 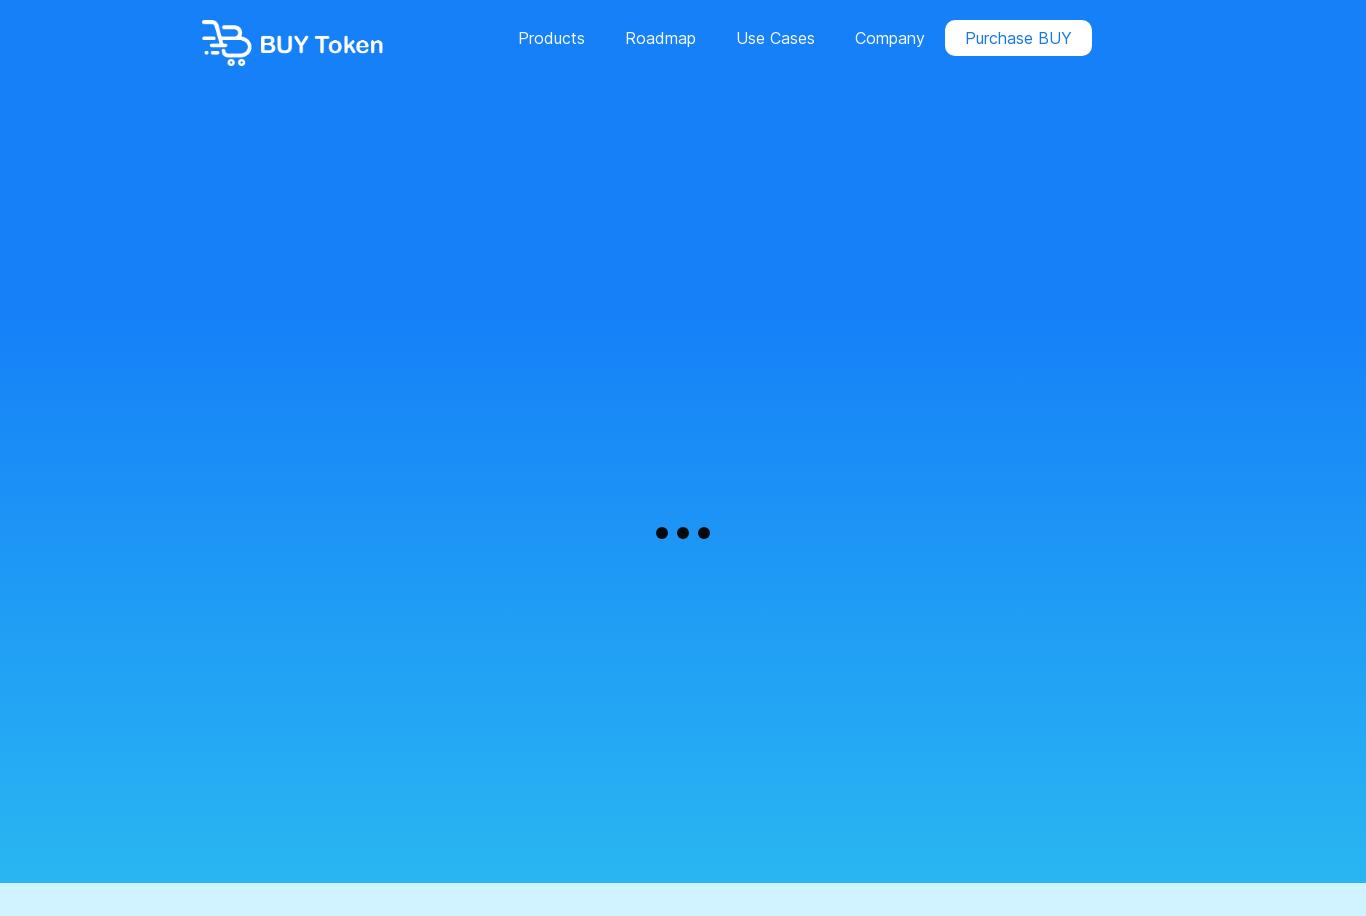 I want to click on 'On Demand Delivery Solution that leverages the BUY Token and blockchain technology to provide secure, transparent, and efficient delivery services for businesses.', so click(x=675, y=206).